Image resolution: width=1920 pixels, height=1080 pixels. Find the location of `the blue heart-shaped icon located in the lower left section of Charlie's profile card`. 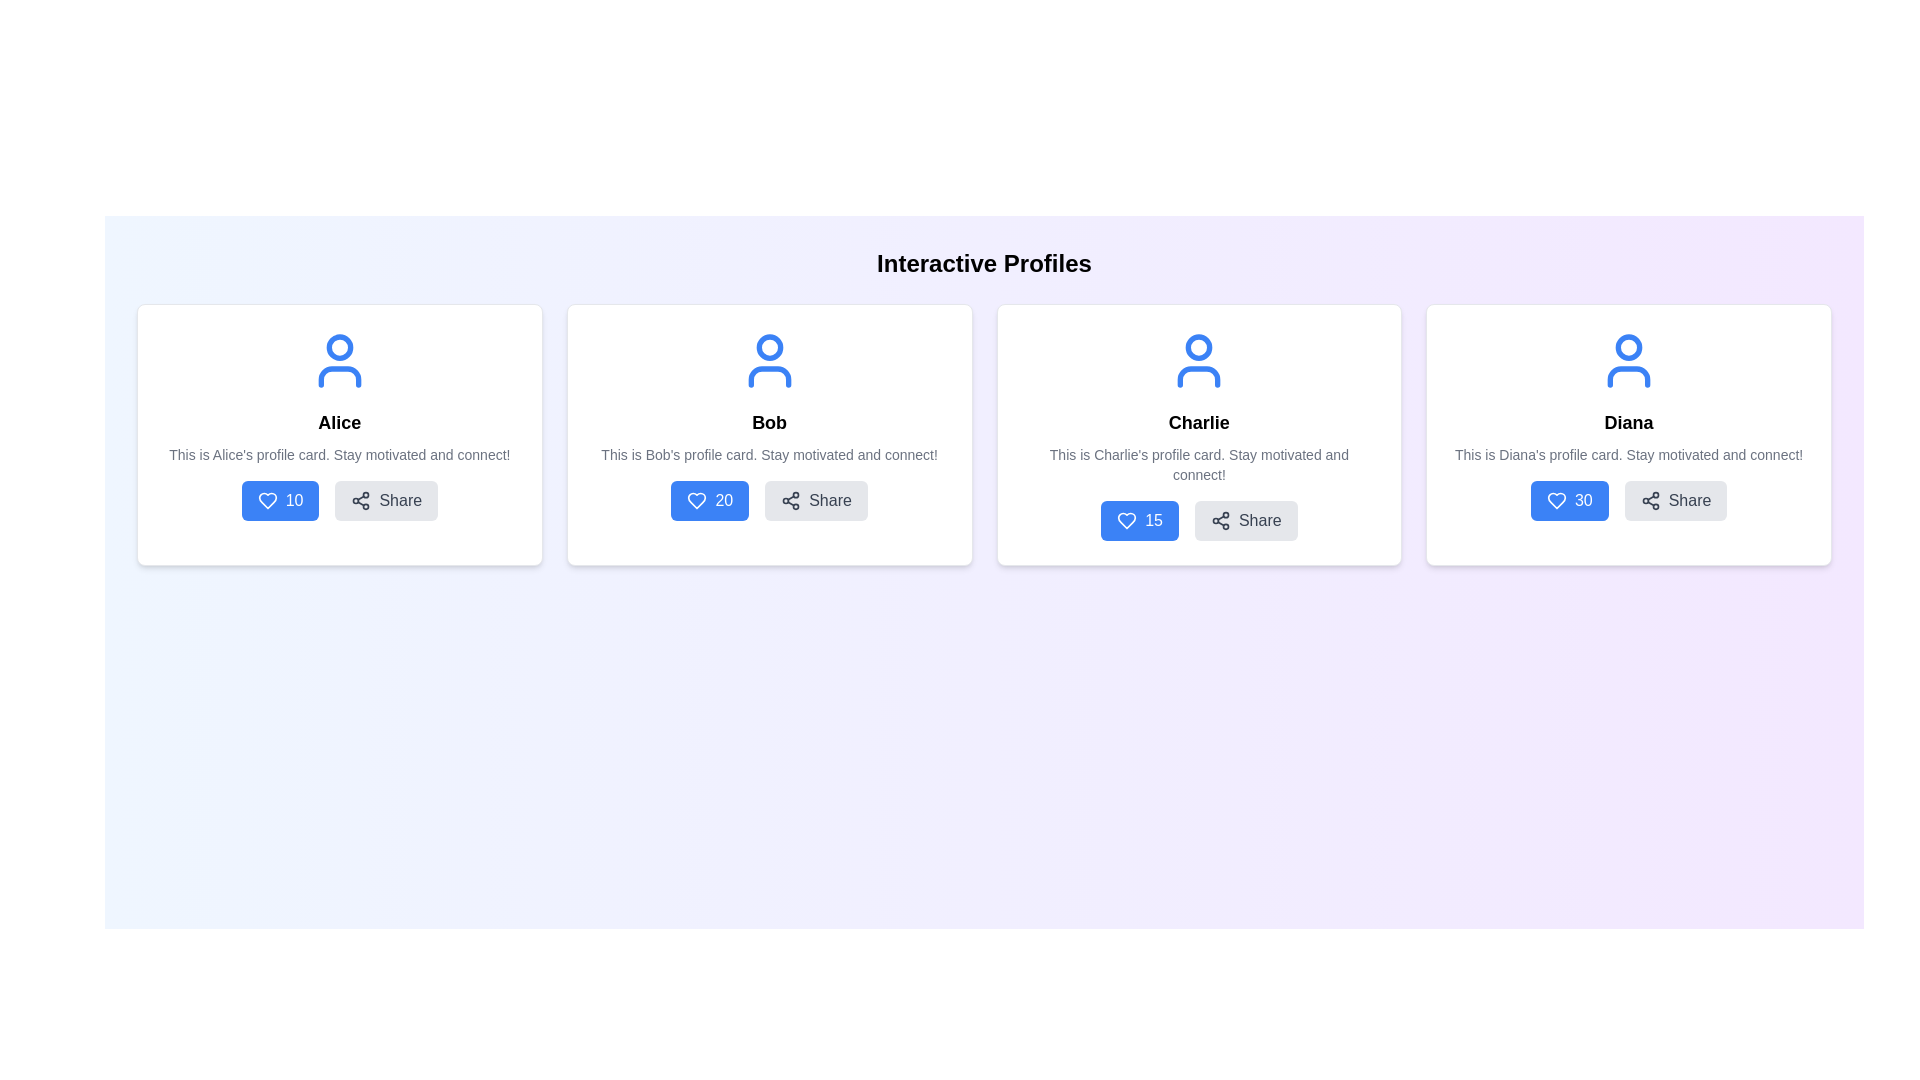

the blue heart-shaped icon located in the lower left section of Charlie's profile card is located at coordinates (1127, 519).